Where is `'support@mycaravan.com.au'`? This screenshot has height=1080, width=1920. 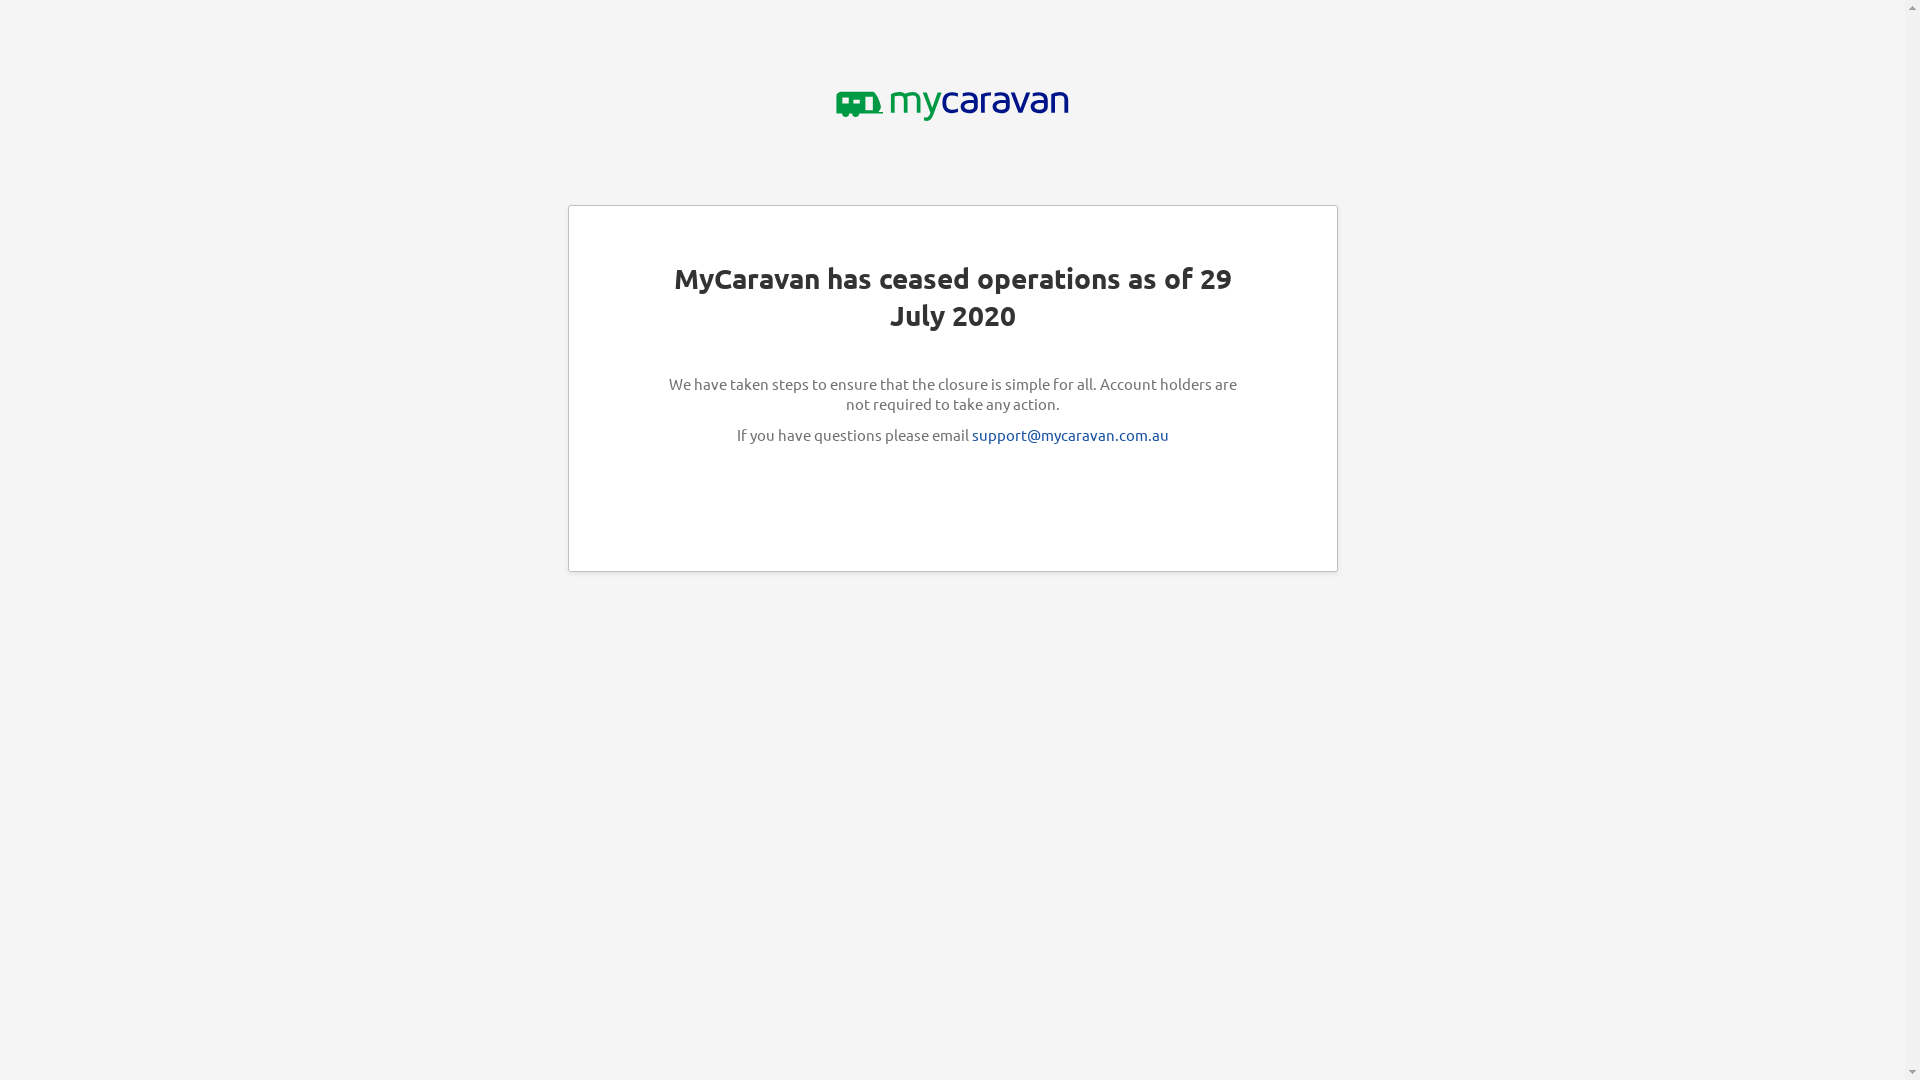
'support@mycaravan.com.au' is located at coordinates (1069, 433).